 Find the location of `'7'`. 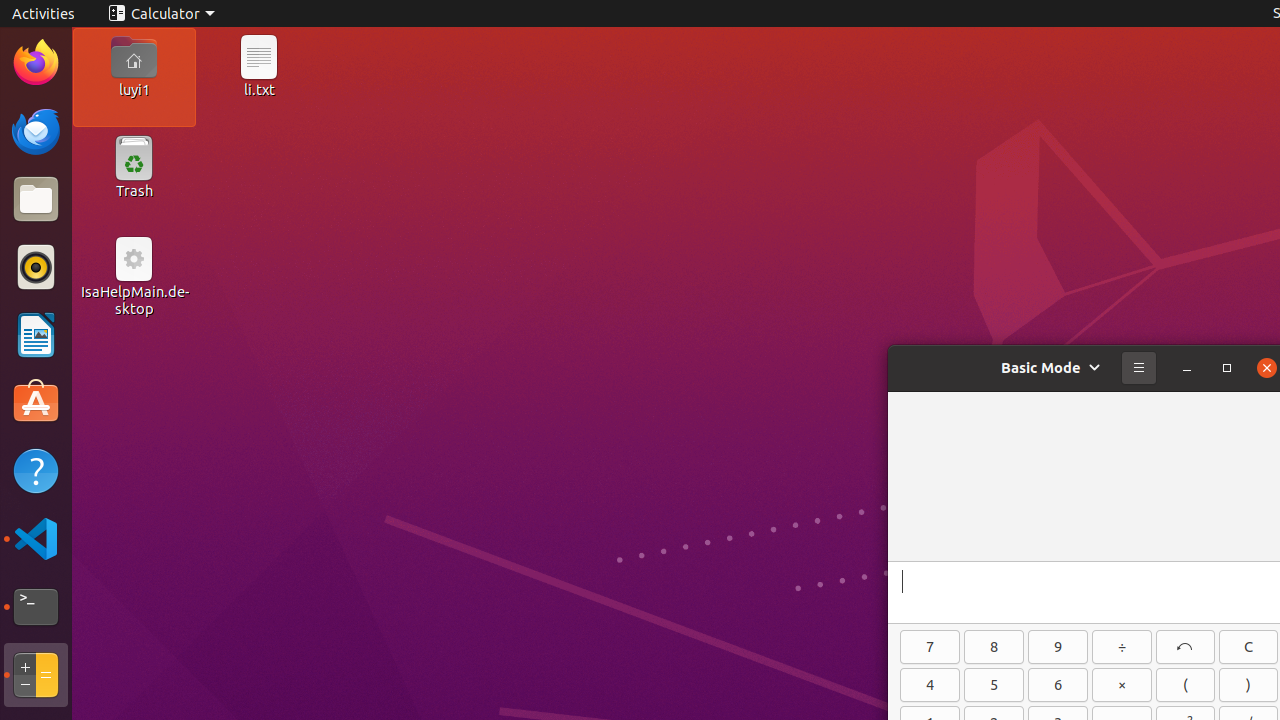

'7' is located at coordinates (929, 646).